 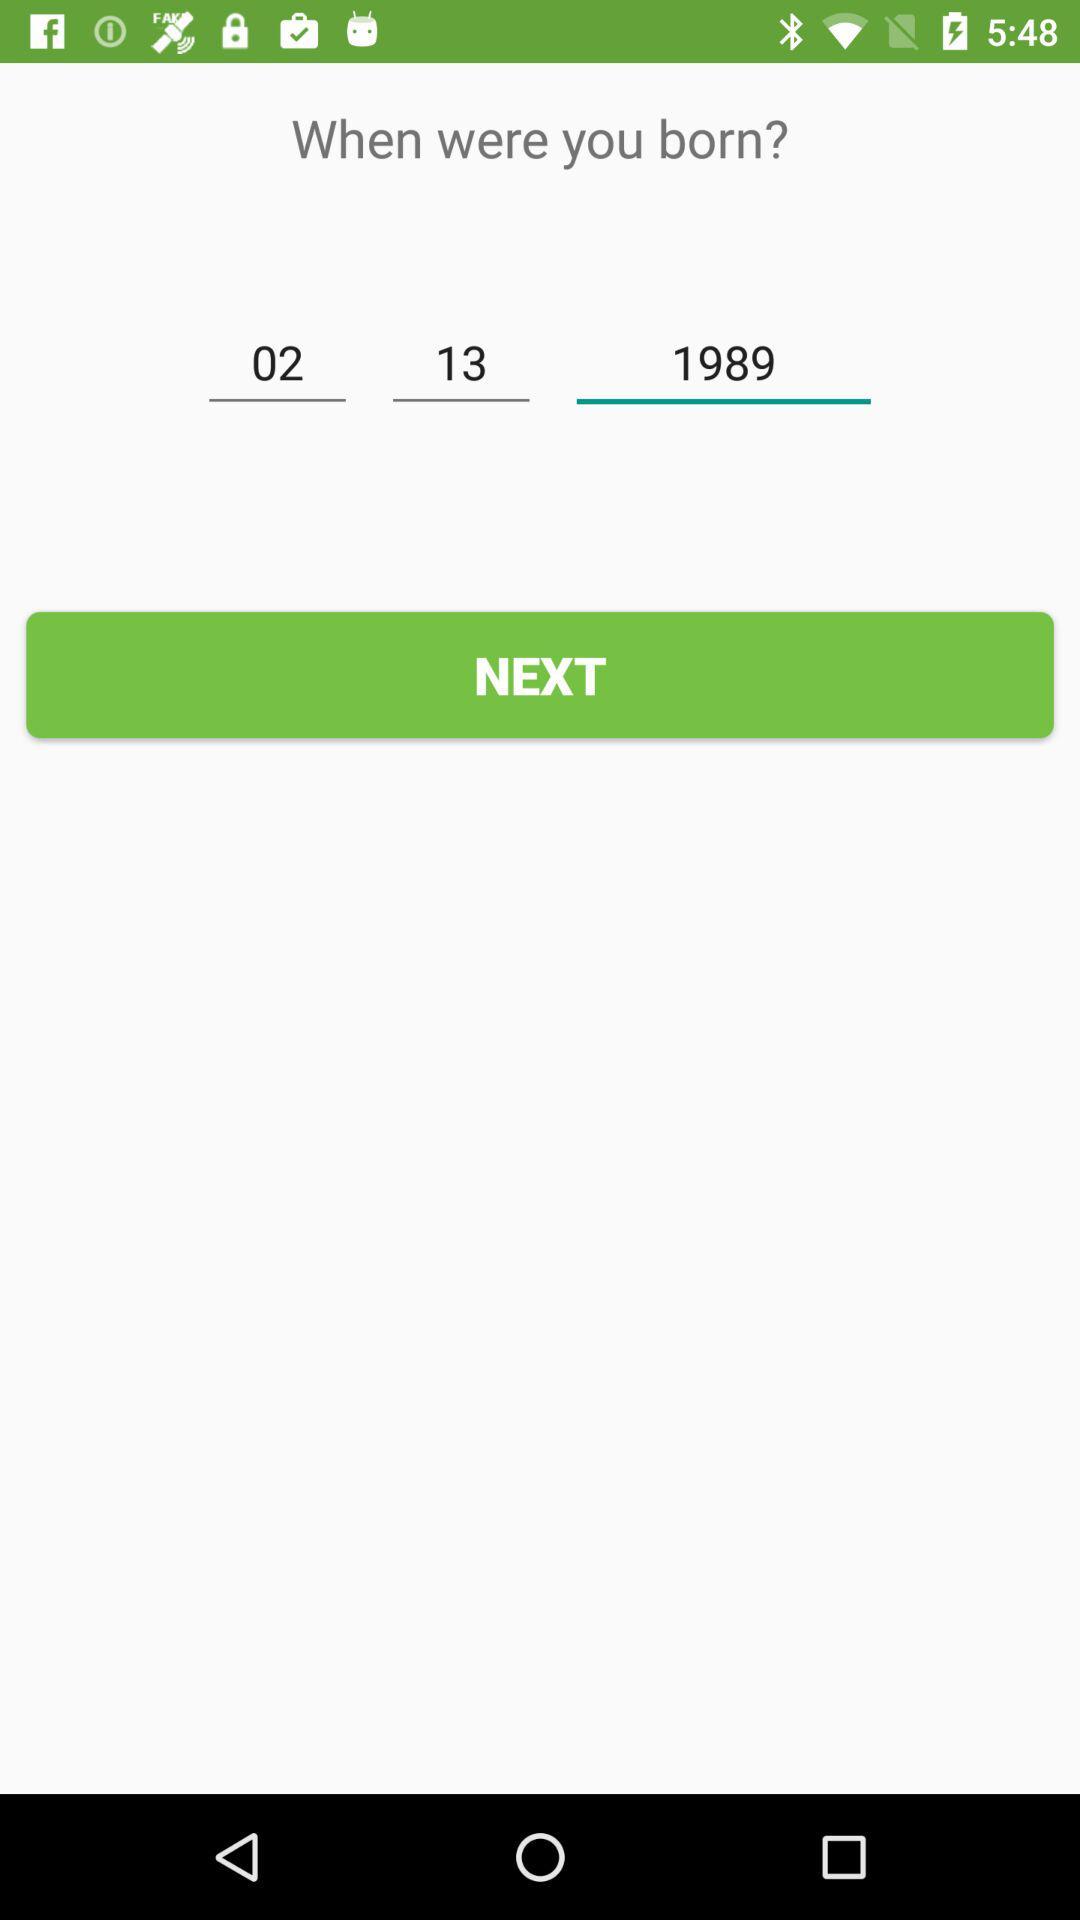 What do you see at coordinates (723, 363) in the screenshot?
I see `the icon below the when were you icon` at bounding box center [723, 363].